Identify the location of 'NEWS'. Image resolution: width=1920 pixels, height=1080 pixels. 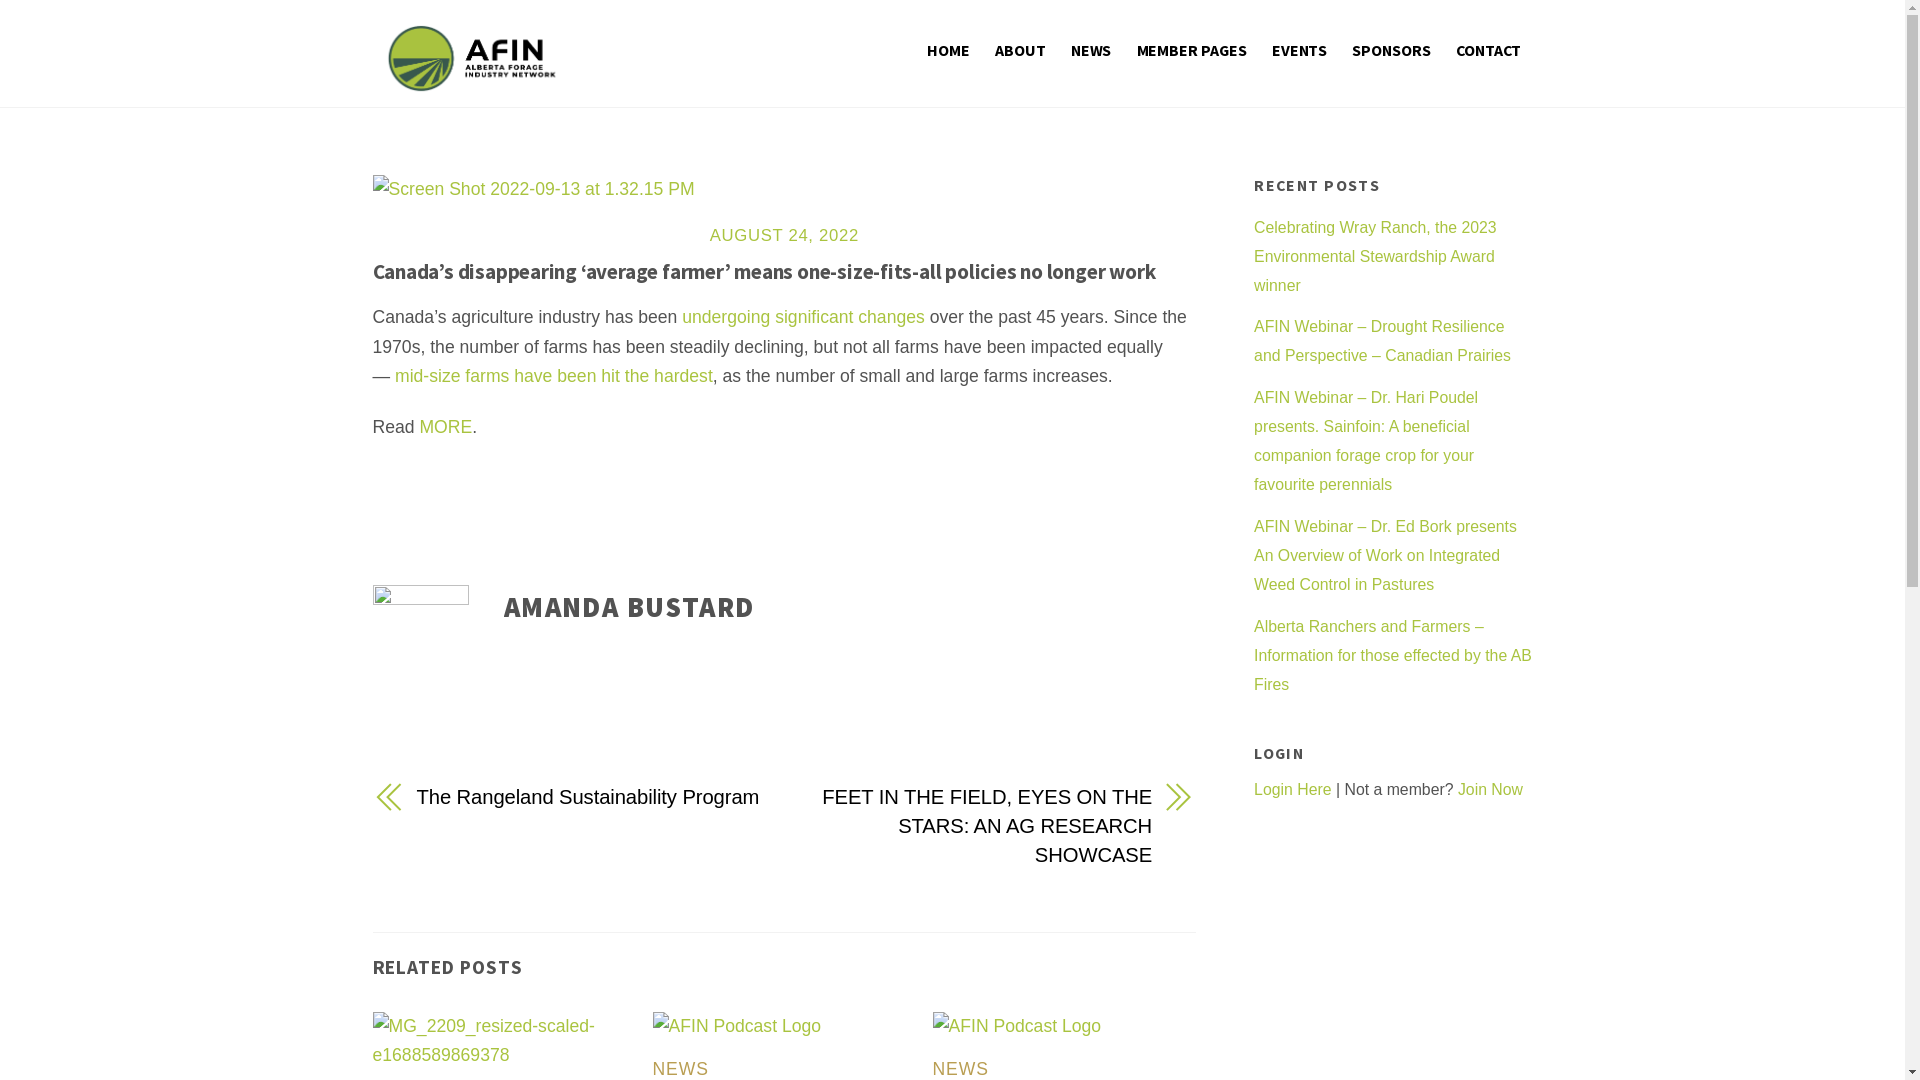
(960, 1067).